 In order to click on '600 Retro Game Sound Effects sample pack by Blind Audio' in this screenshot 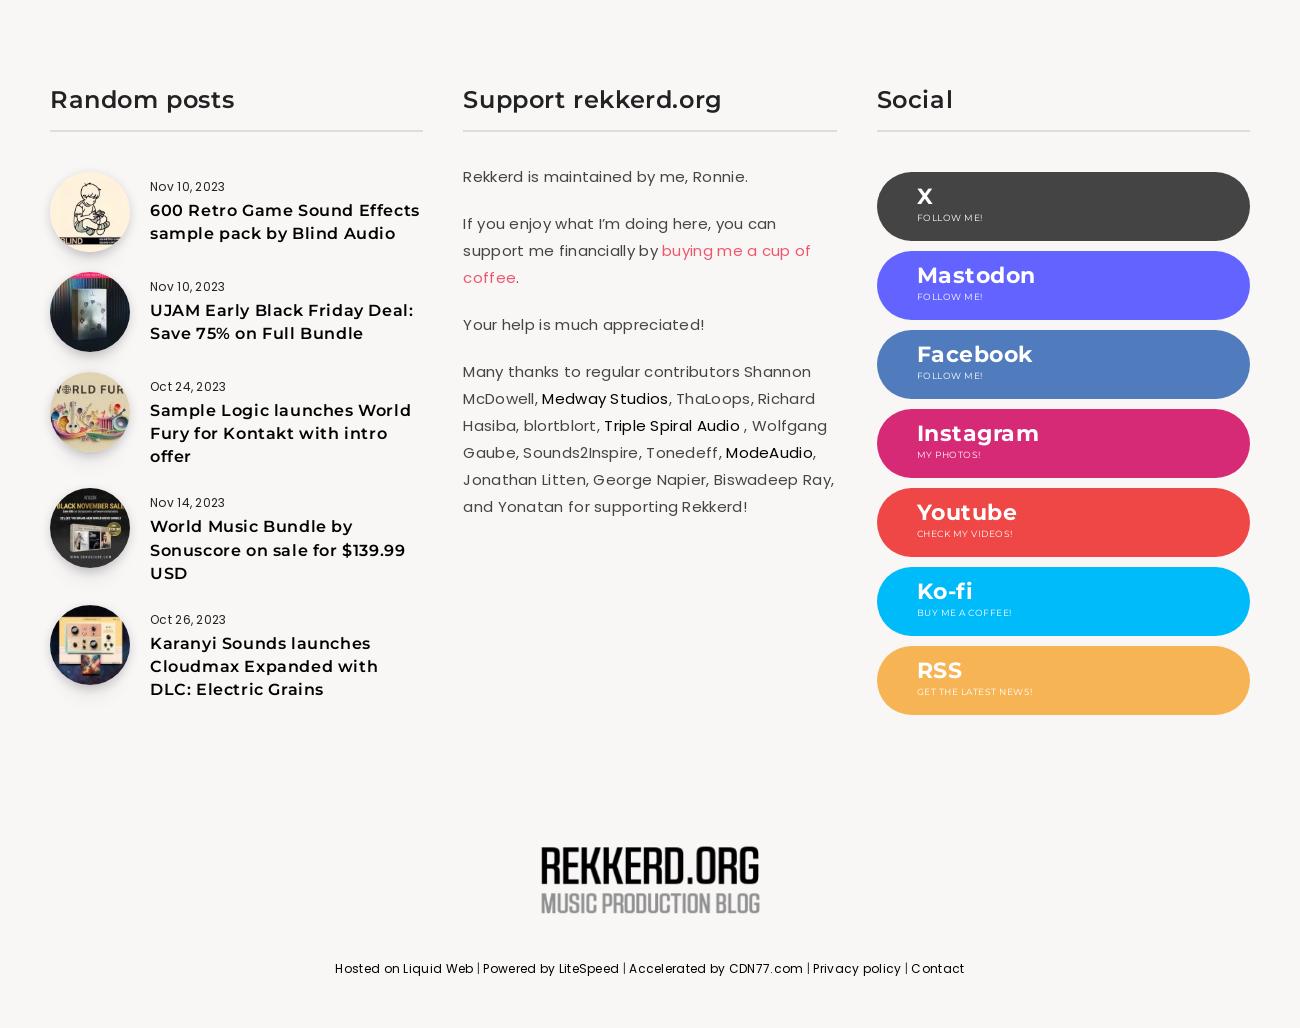, I will do `click(284, 220)`.